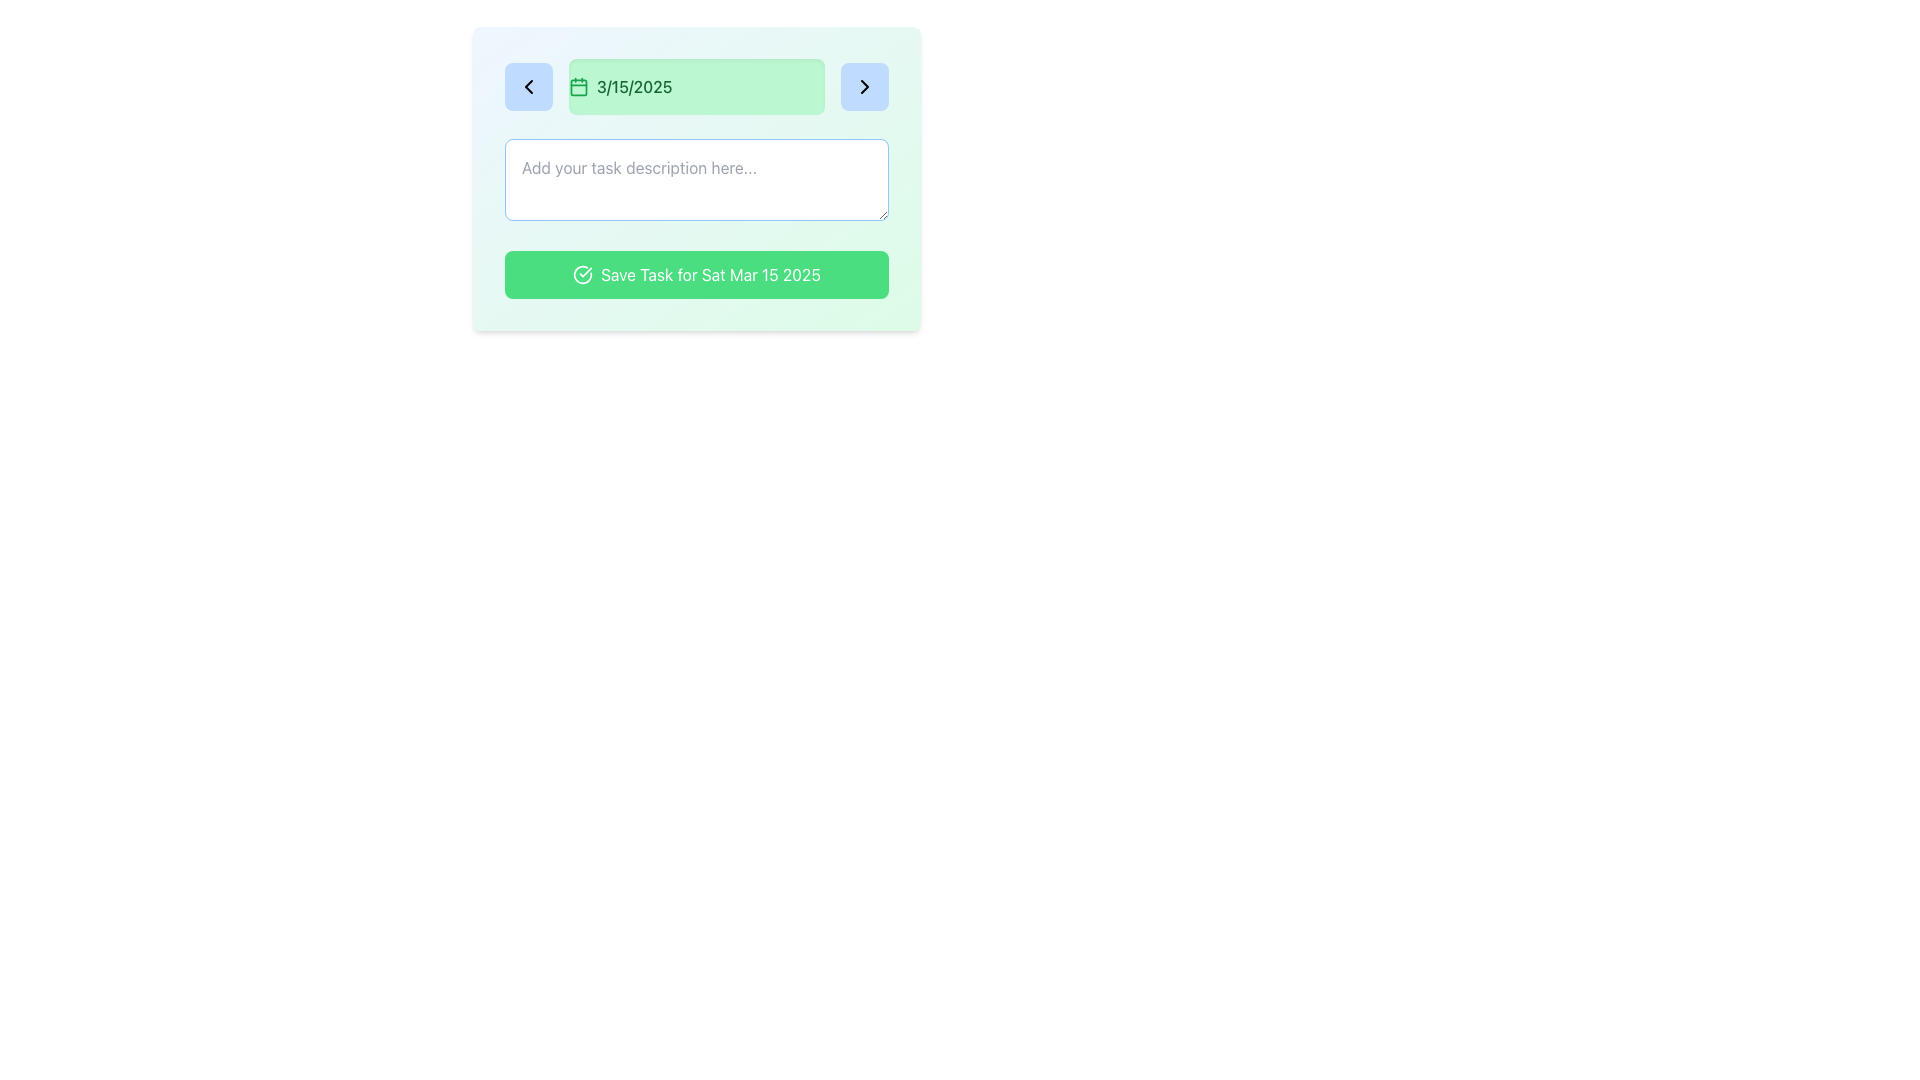 This screenshot has height=1080, width=1920. Describe the element at coordinates (696, 86) in the screenshot. I see `the Date Display Component in the center of the task input card to modify the displayed date` at that location.